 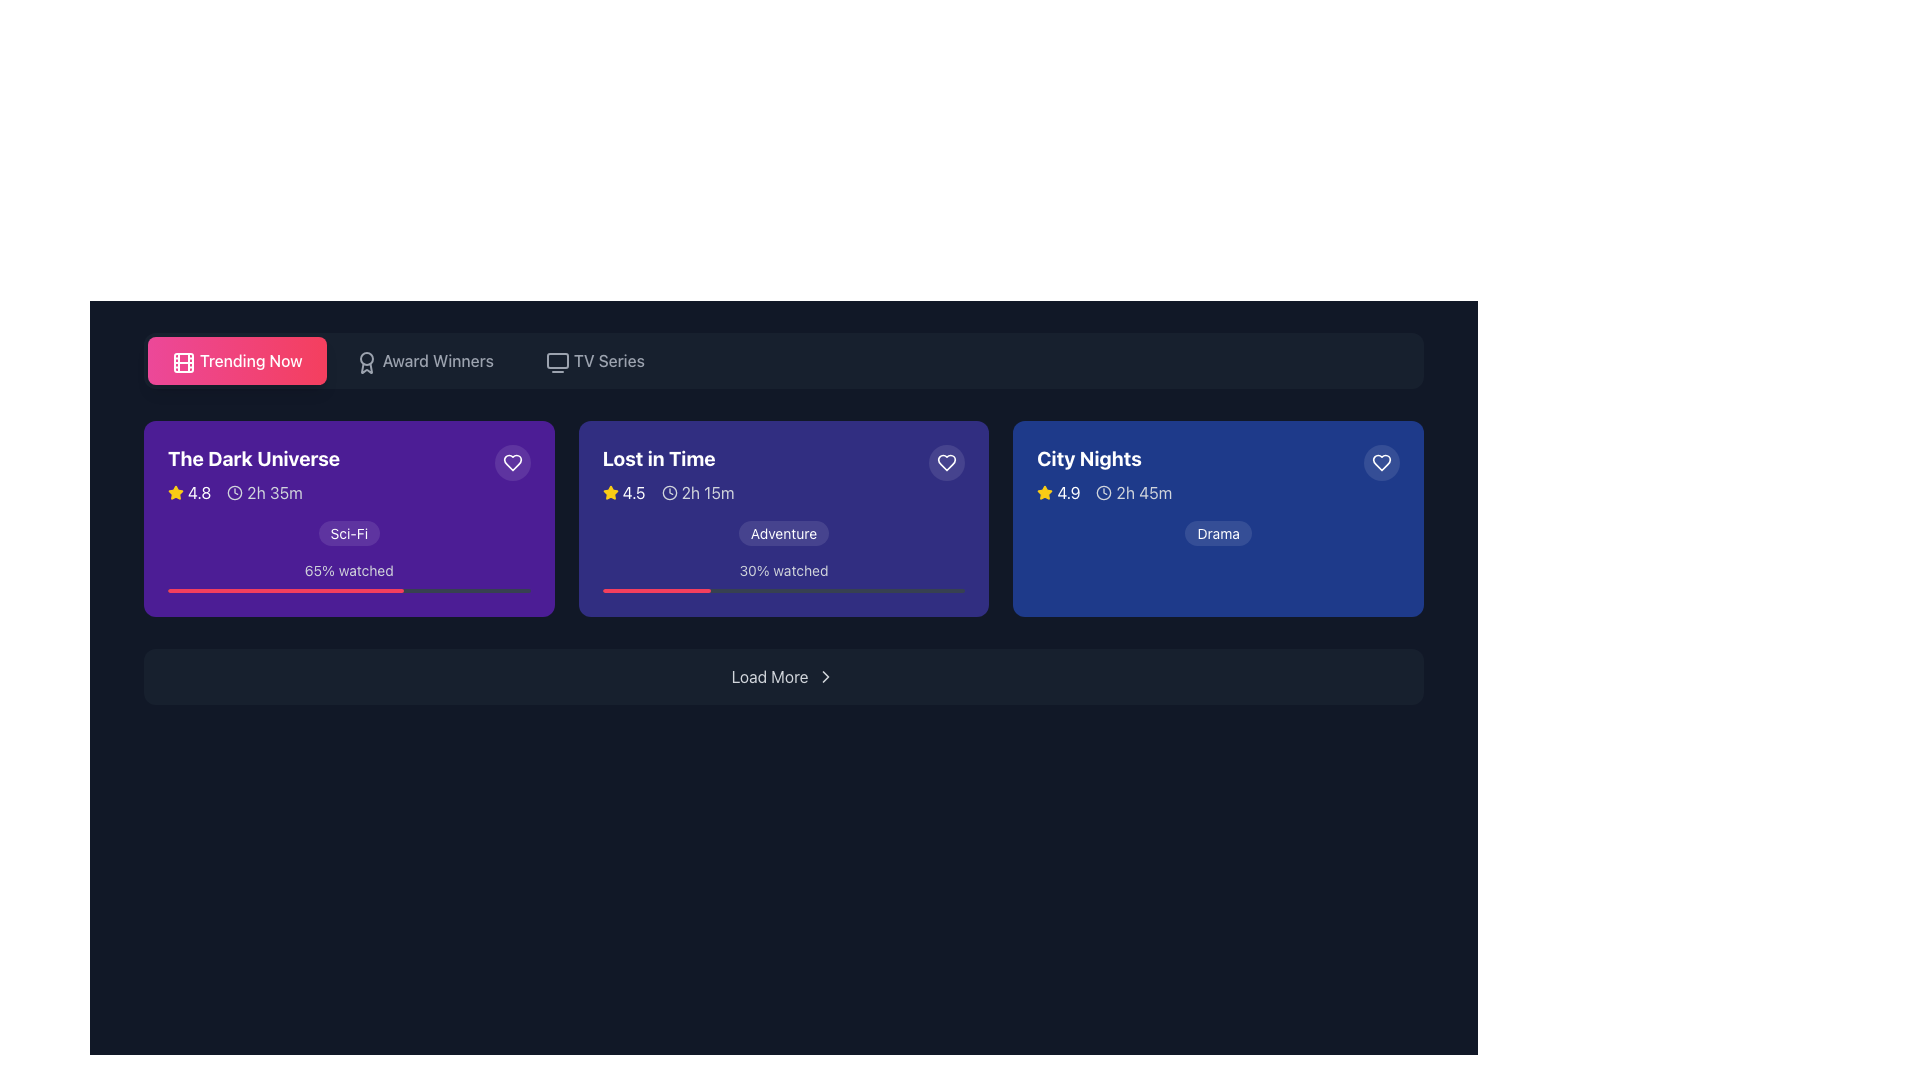 I want to click on the favorite button located at the top-right corner of the 'Lost in Time' card to mark the item as a favorite, so click(x=946, y=462).